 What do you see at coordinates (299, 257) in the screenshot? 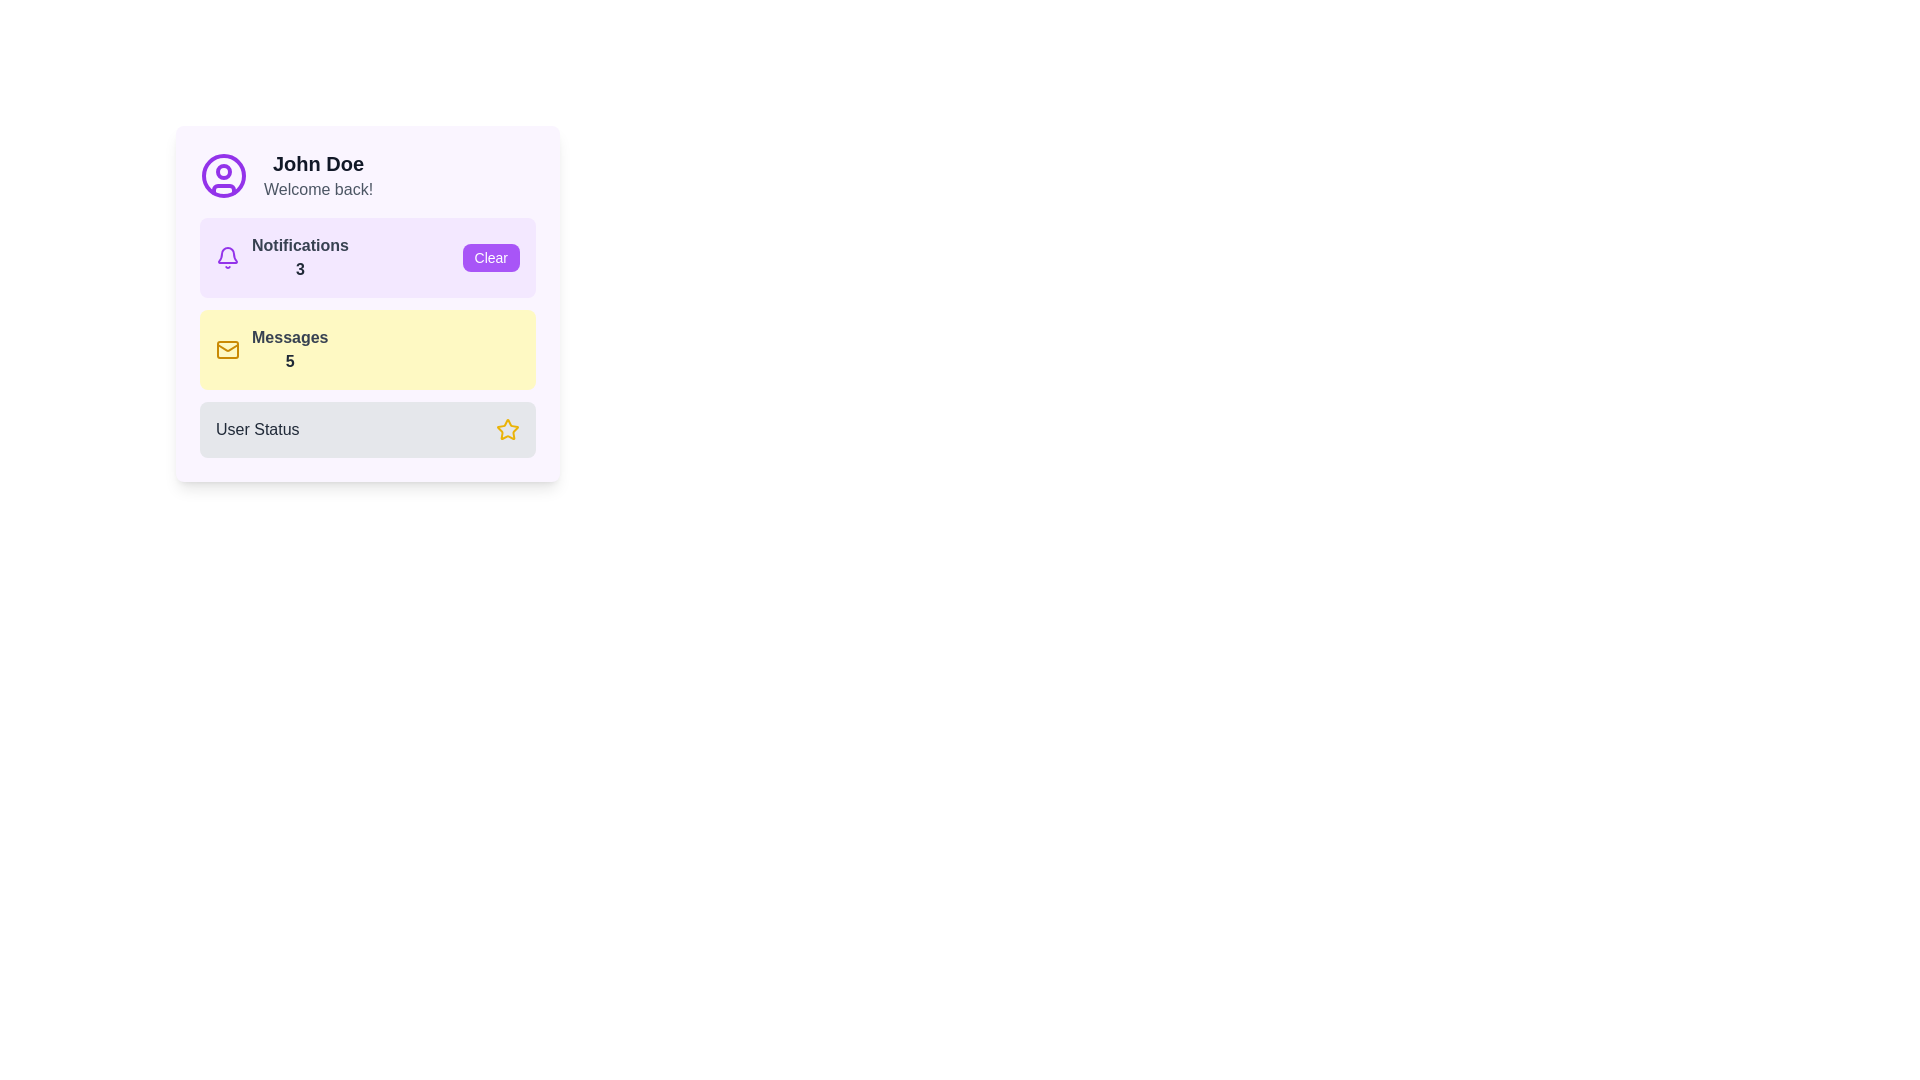
I see `the 'Notifications' text display element, which shows the word 'Notifications' in bold gray font and the number '3' beneath it, located in the notification section of the card layout` at bounding box center [299, 257].